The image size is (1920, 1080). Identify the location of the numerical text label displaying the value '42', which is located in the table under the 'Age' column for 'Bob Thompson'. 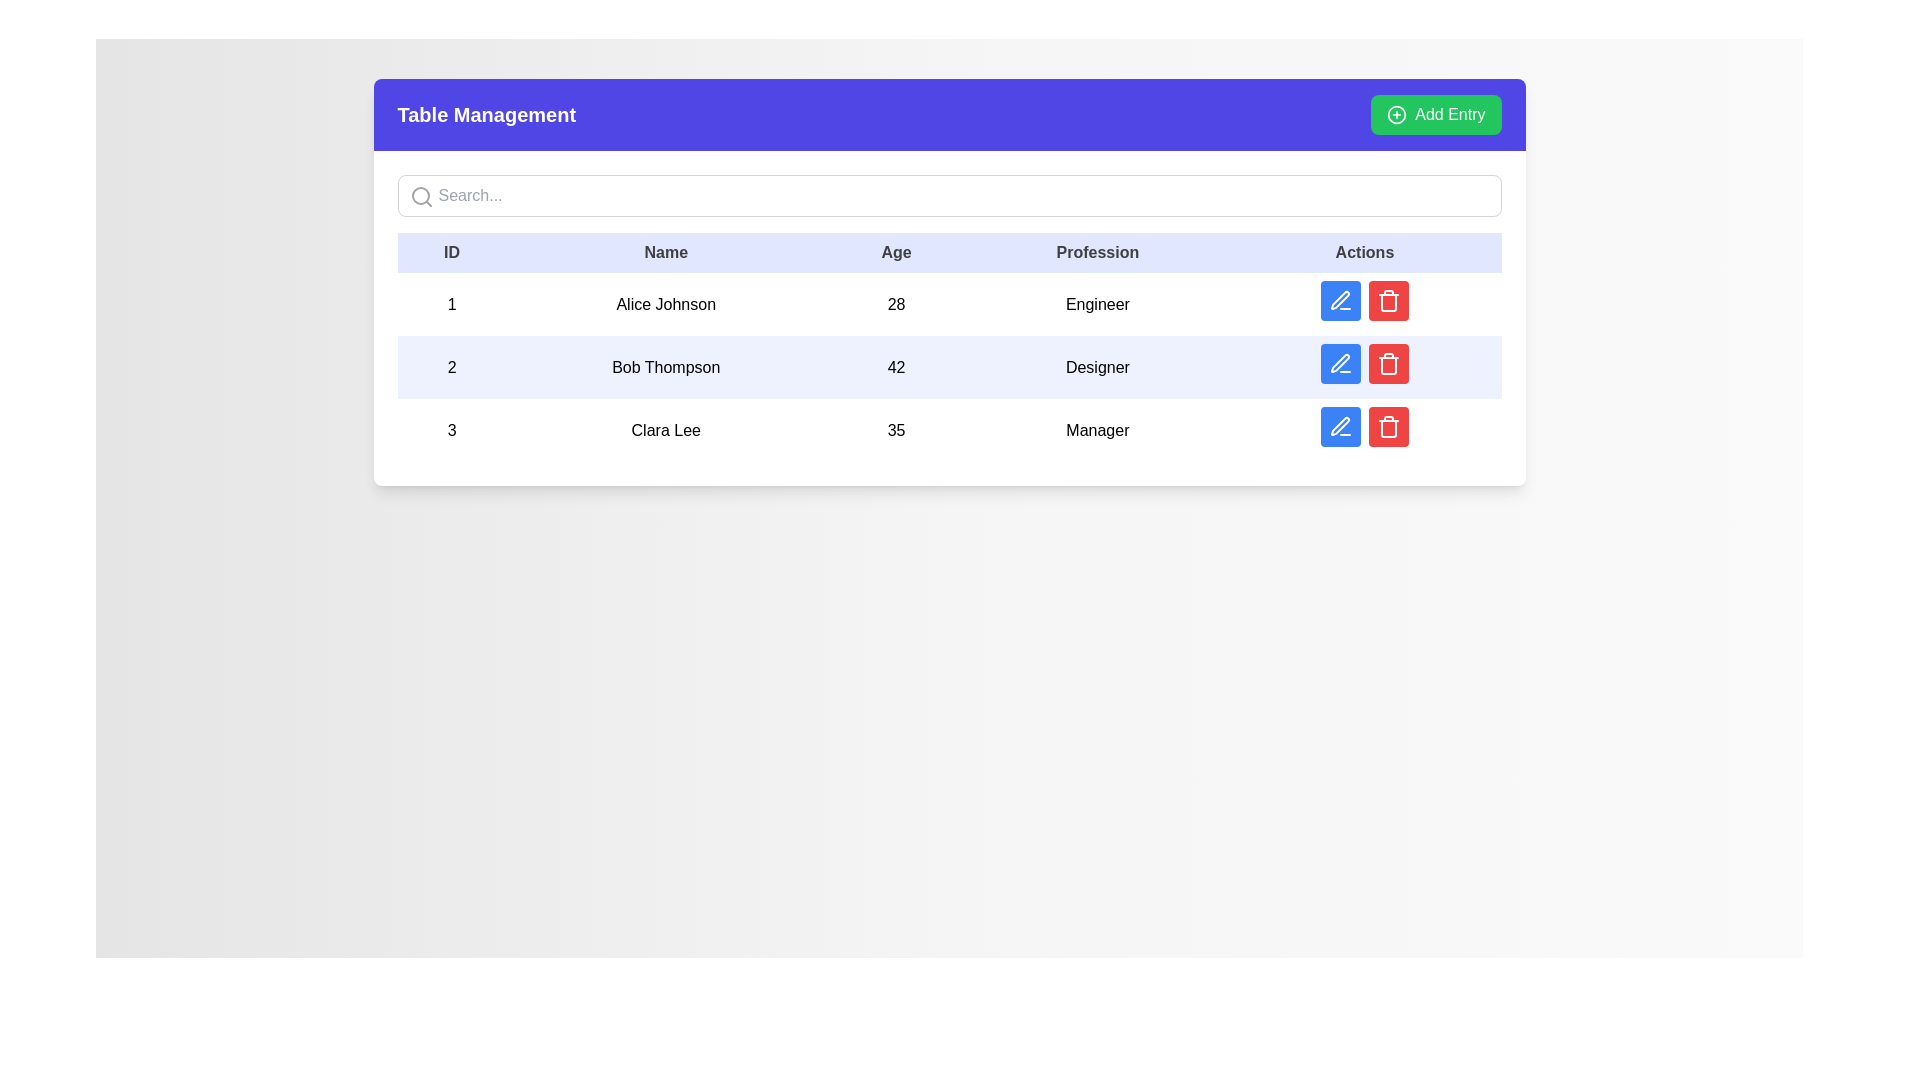
(895, 367).